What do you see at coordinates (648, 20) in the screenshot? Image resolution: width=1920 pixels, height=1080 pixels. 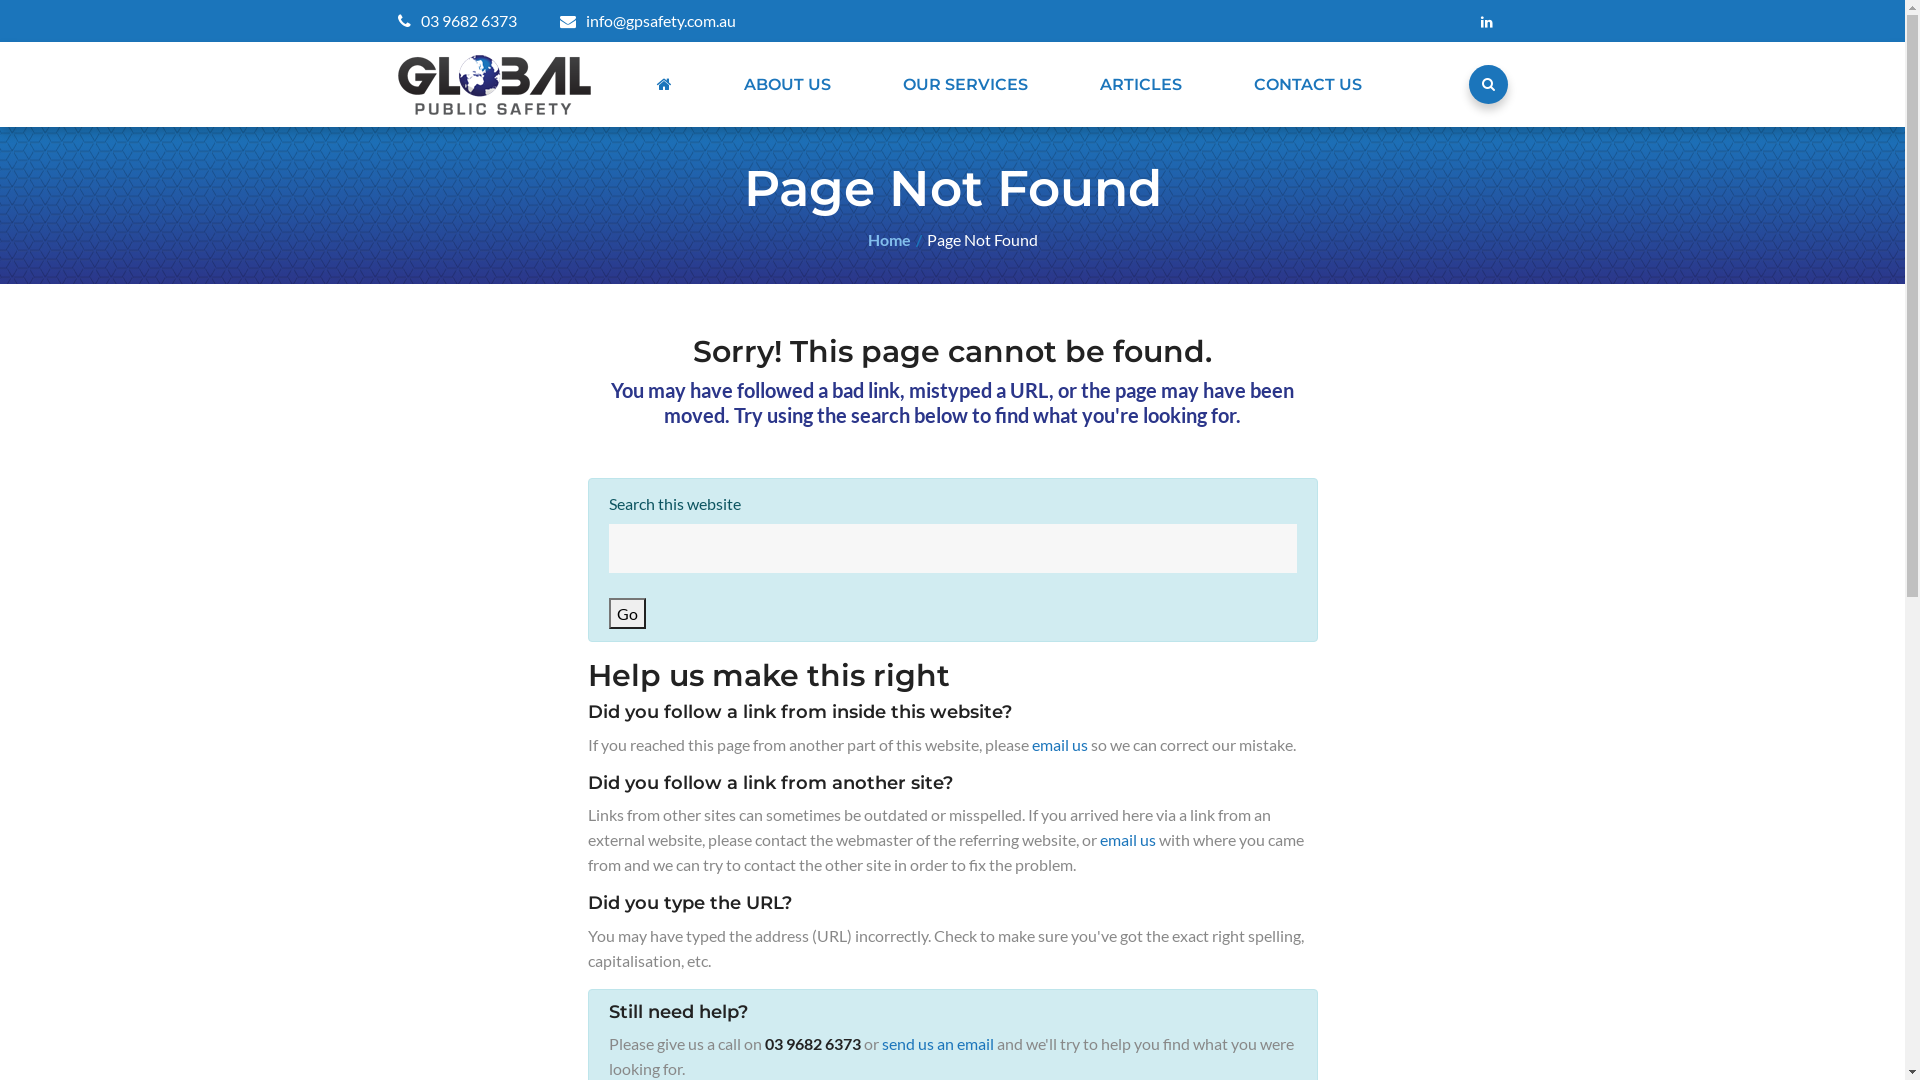 I see `'info@gpsafety.com.au'` at bounding box center [648, 20].